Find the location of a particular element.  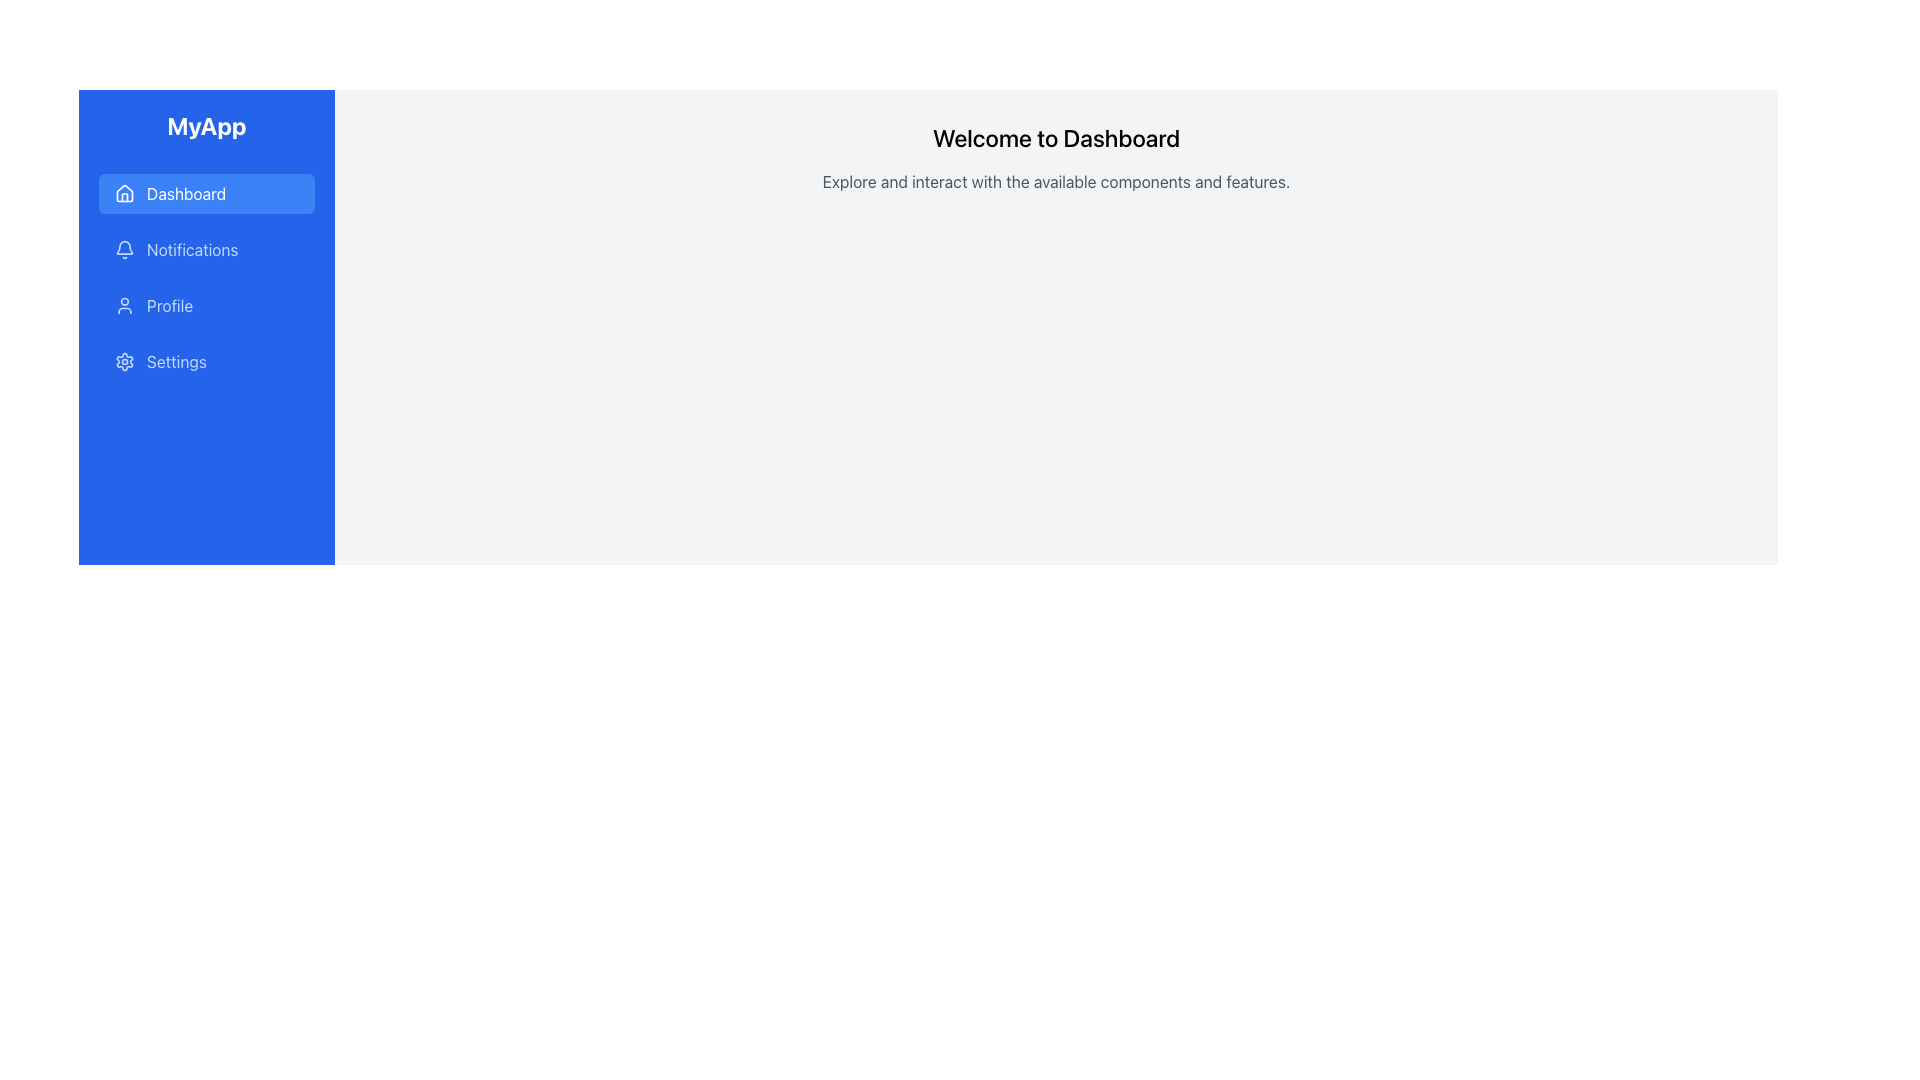

the user icon representing the 'Profile' option in the vertical navigation menu is located at coordinates (123, 305).